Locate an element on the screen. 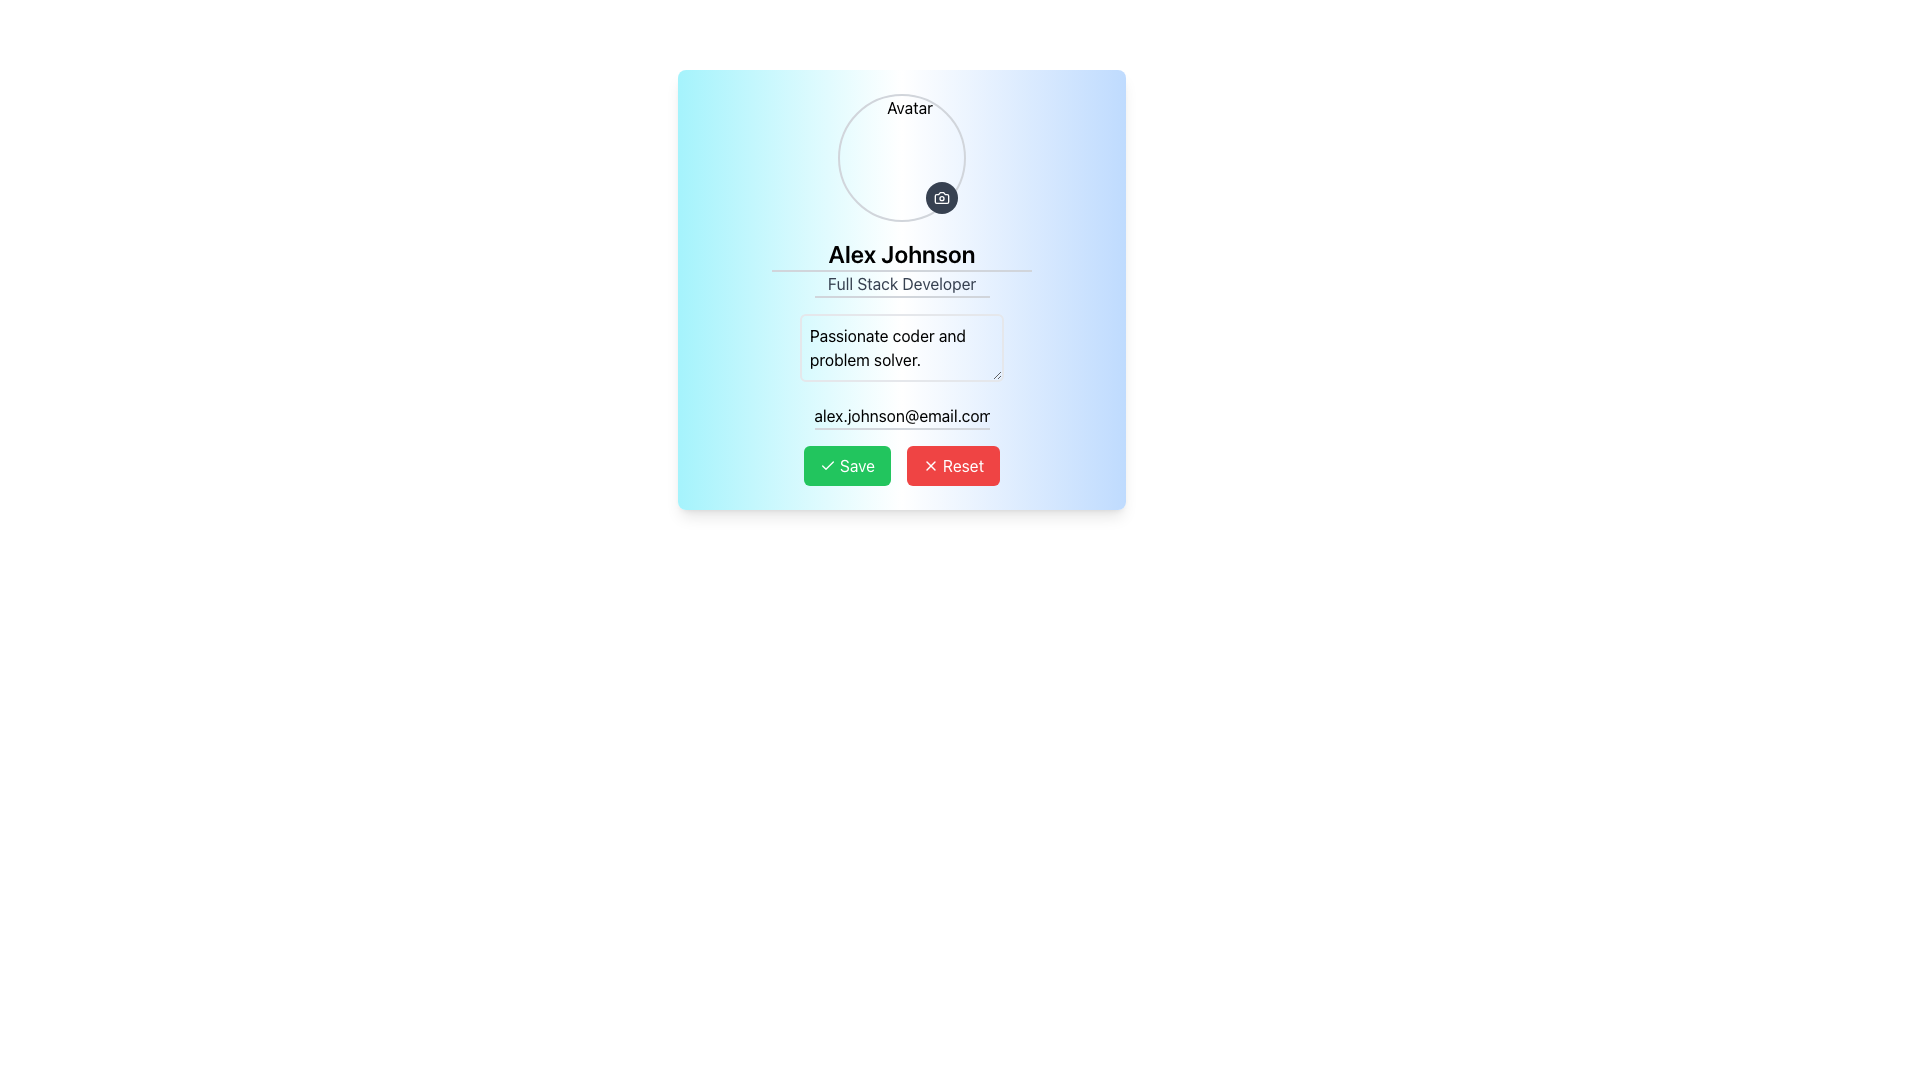 Image resolution: width=1920 pixels, height=1080 pixels. the checkmark icon located to the left of the 'Save' button to confirm the action is located at coordinates (827, 466).